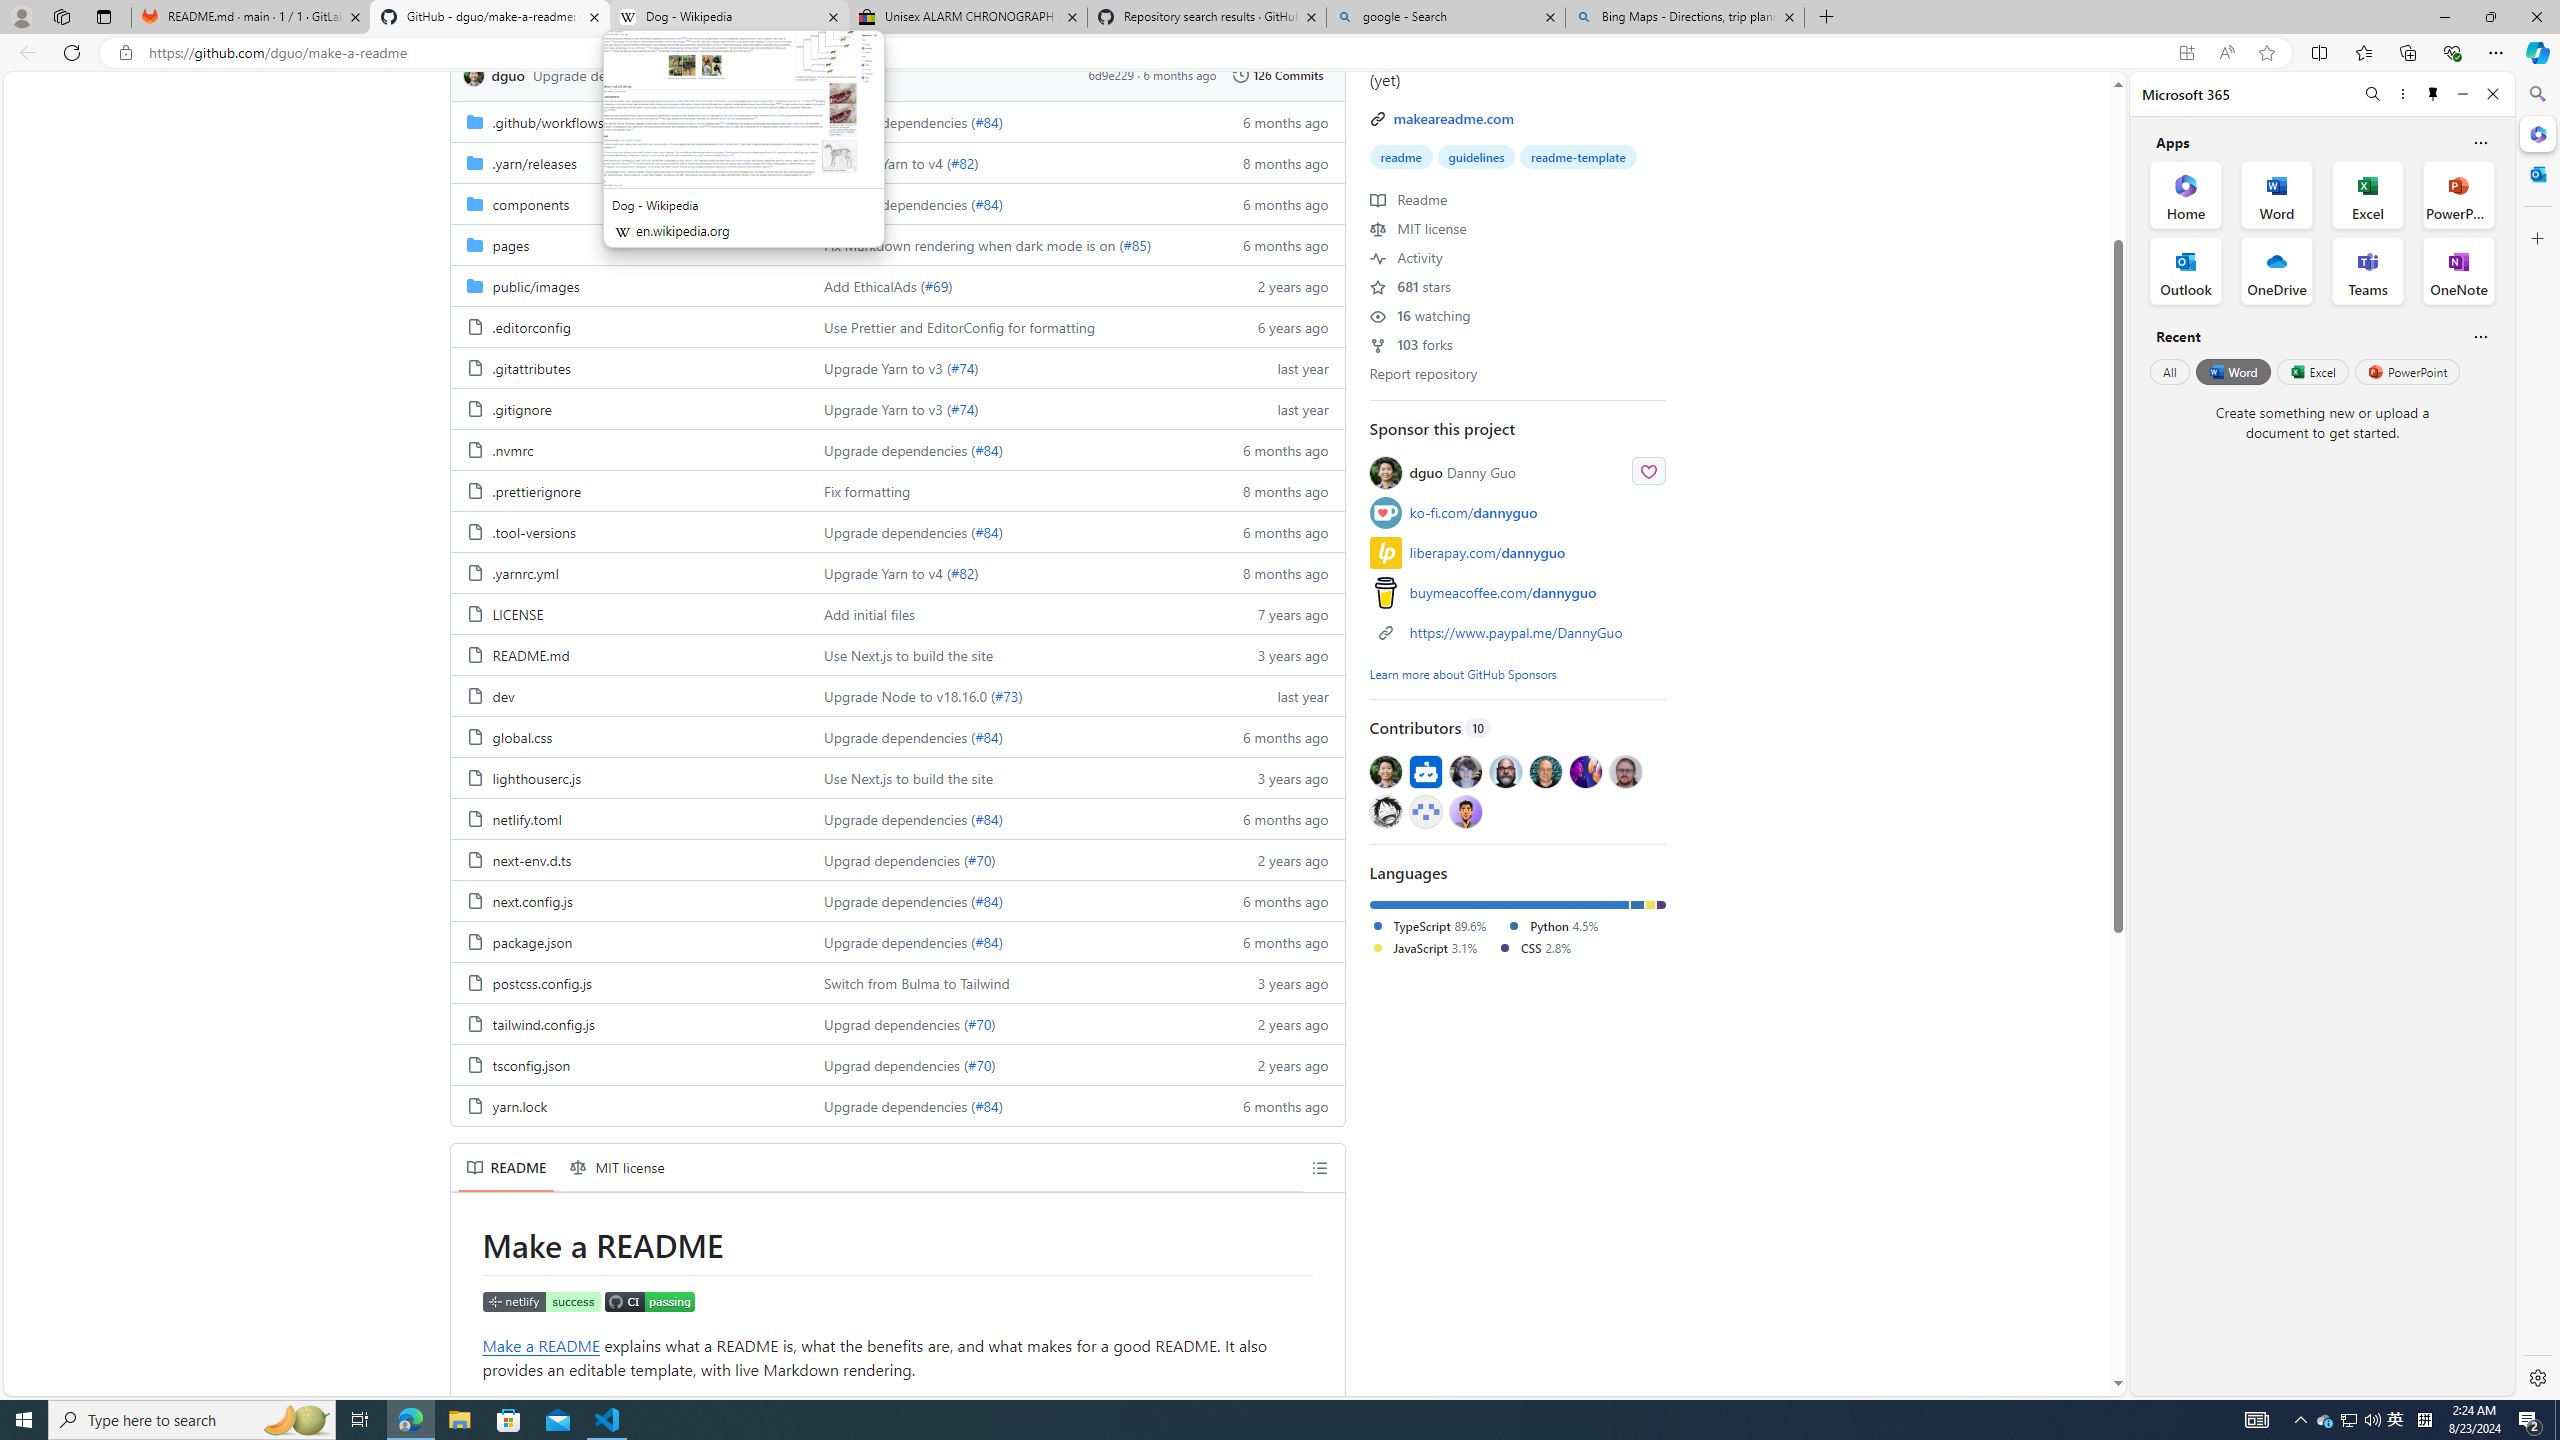 This screenshot has height=1440, width=2560. Describe the element at coordinates (896, 941) in the screenshot. I see `'AutomationID: folder-row-20'` at that location.